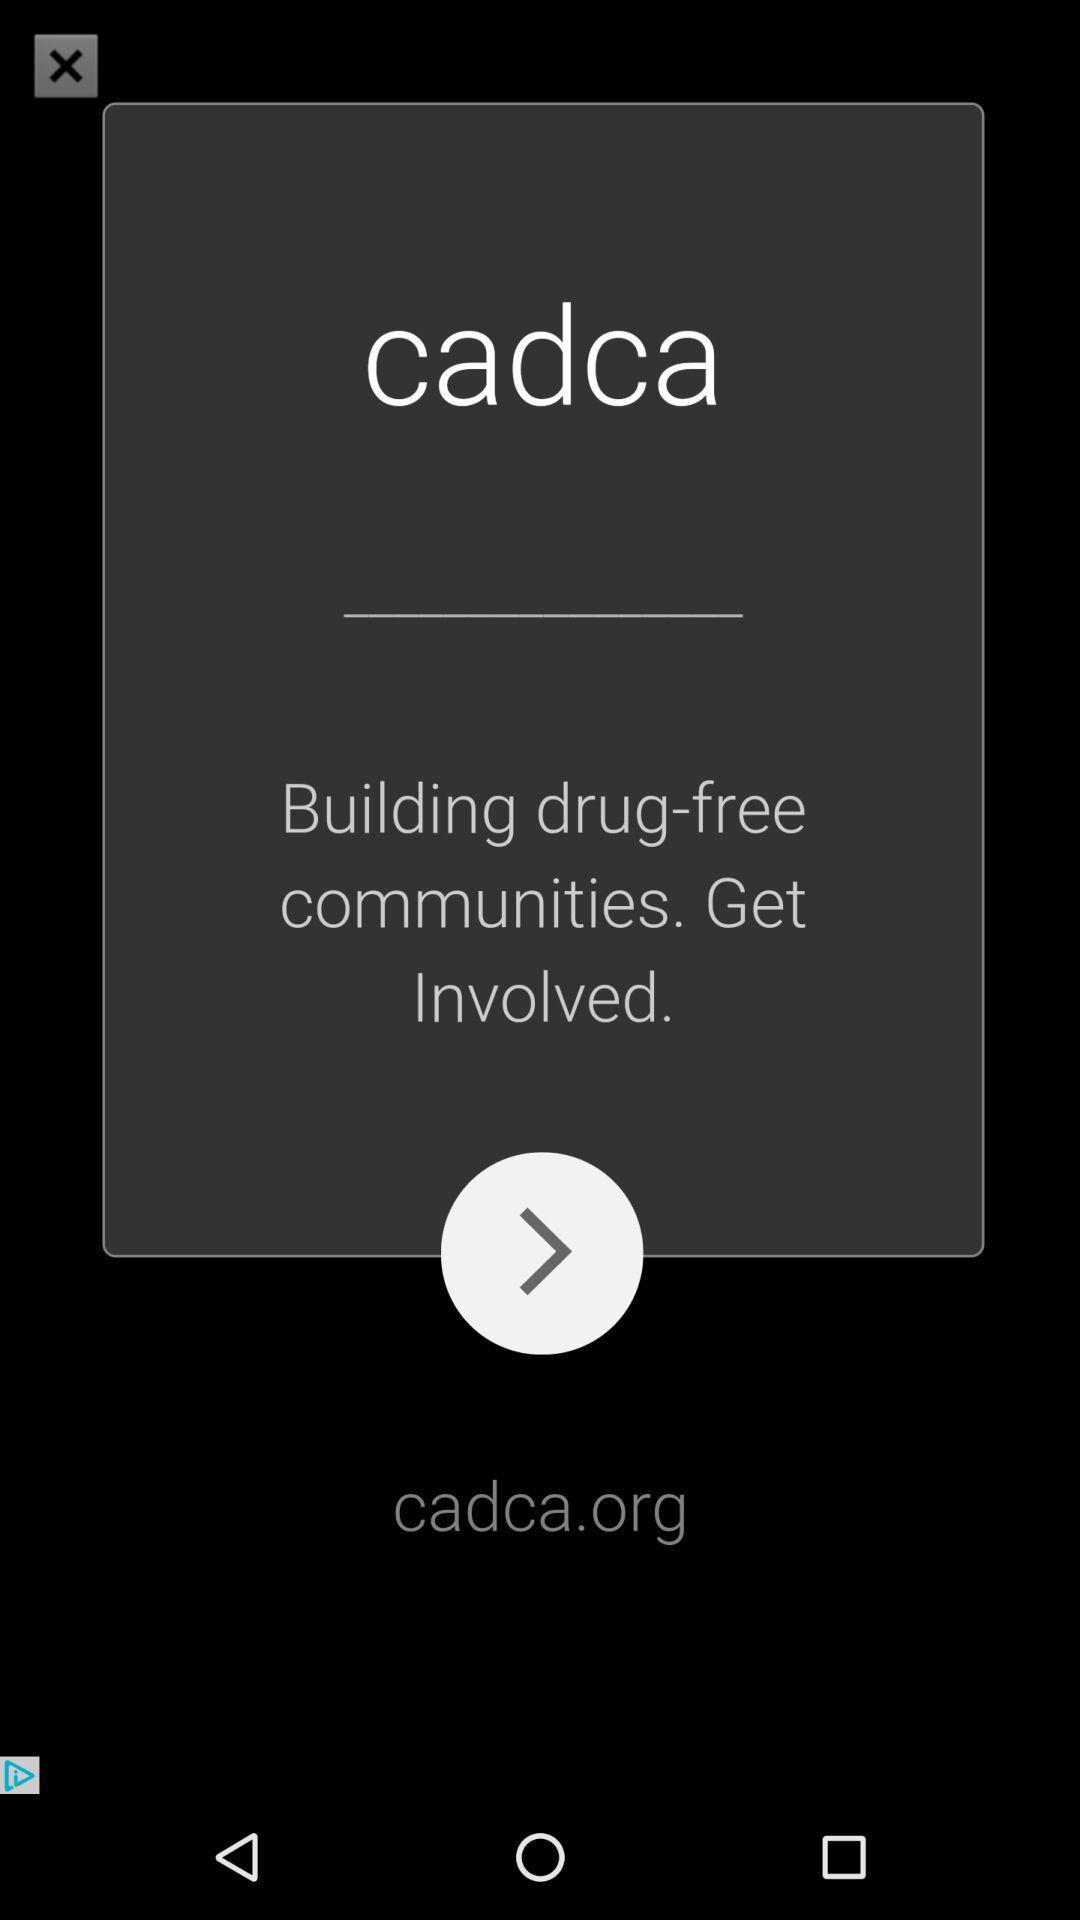  Describe the element at coordinates (64, 70) in the screenshot. I see `the close icon` at that location.